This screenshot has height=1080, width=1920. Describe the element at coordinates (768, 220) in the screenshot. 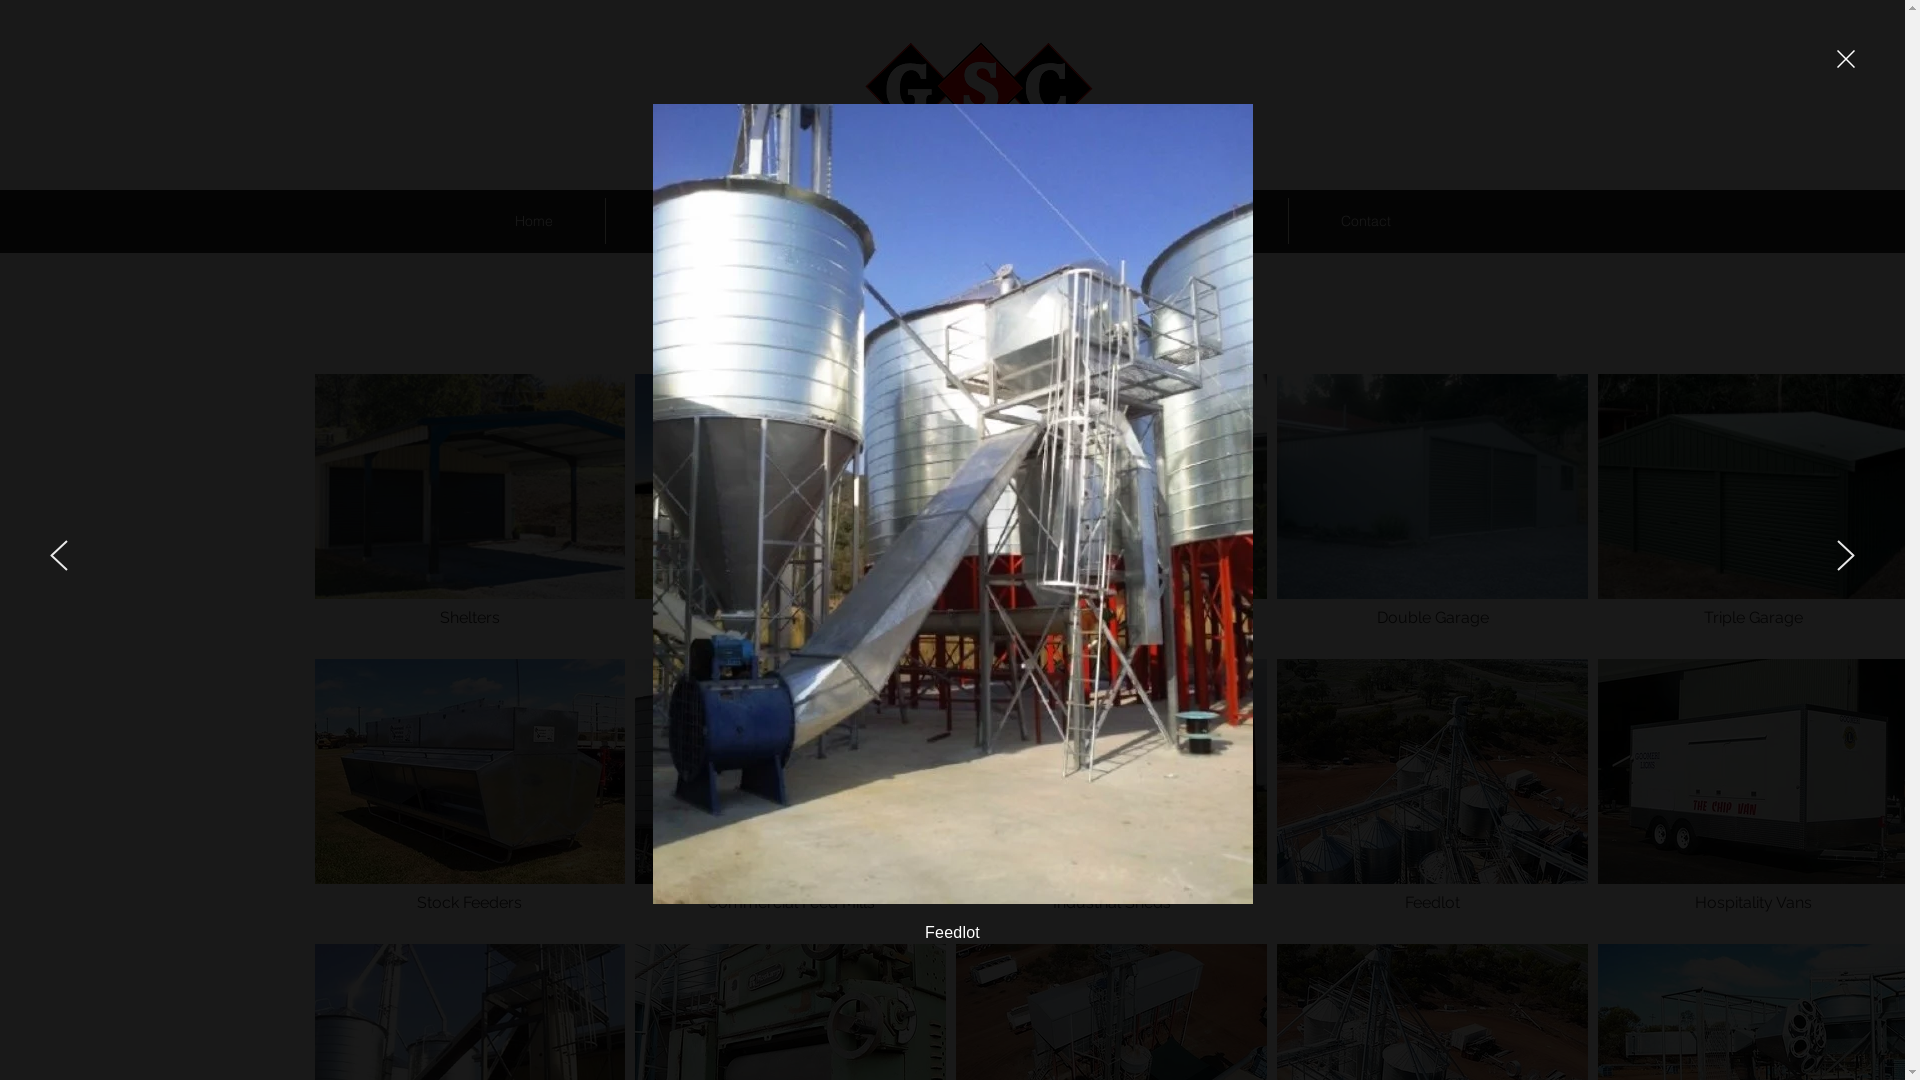

I see `'Our Services'` at that location.